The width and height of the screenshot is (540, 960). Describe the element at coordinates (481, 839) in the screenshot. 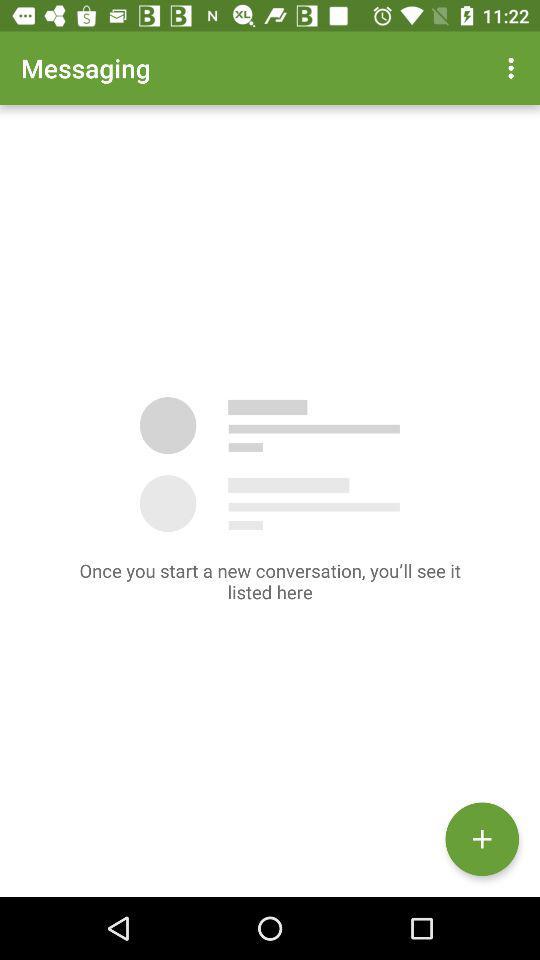

I see `the add icon` at that location.